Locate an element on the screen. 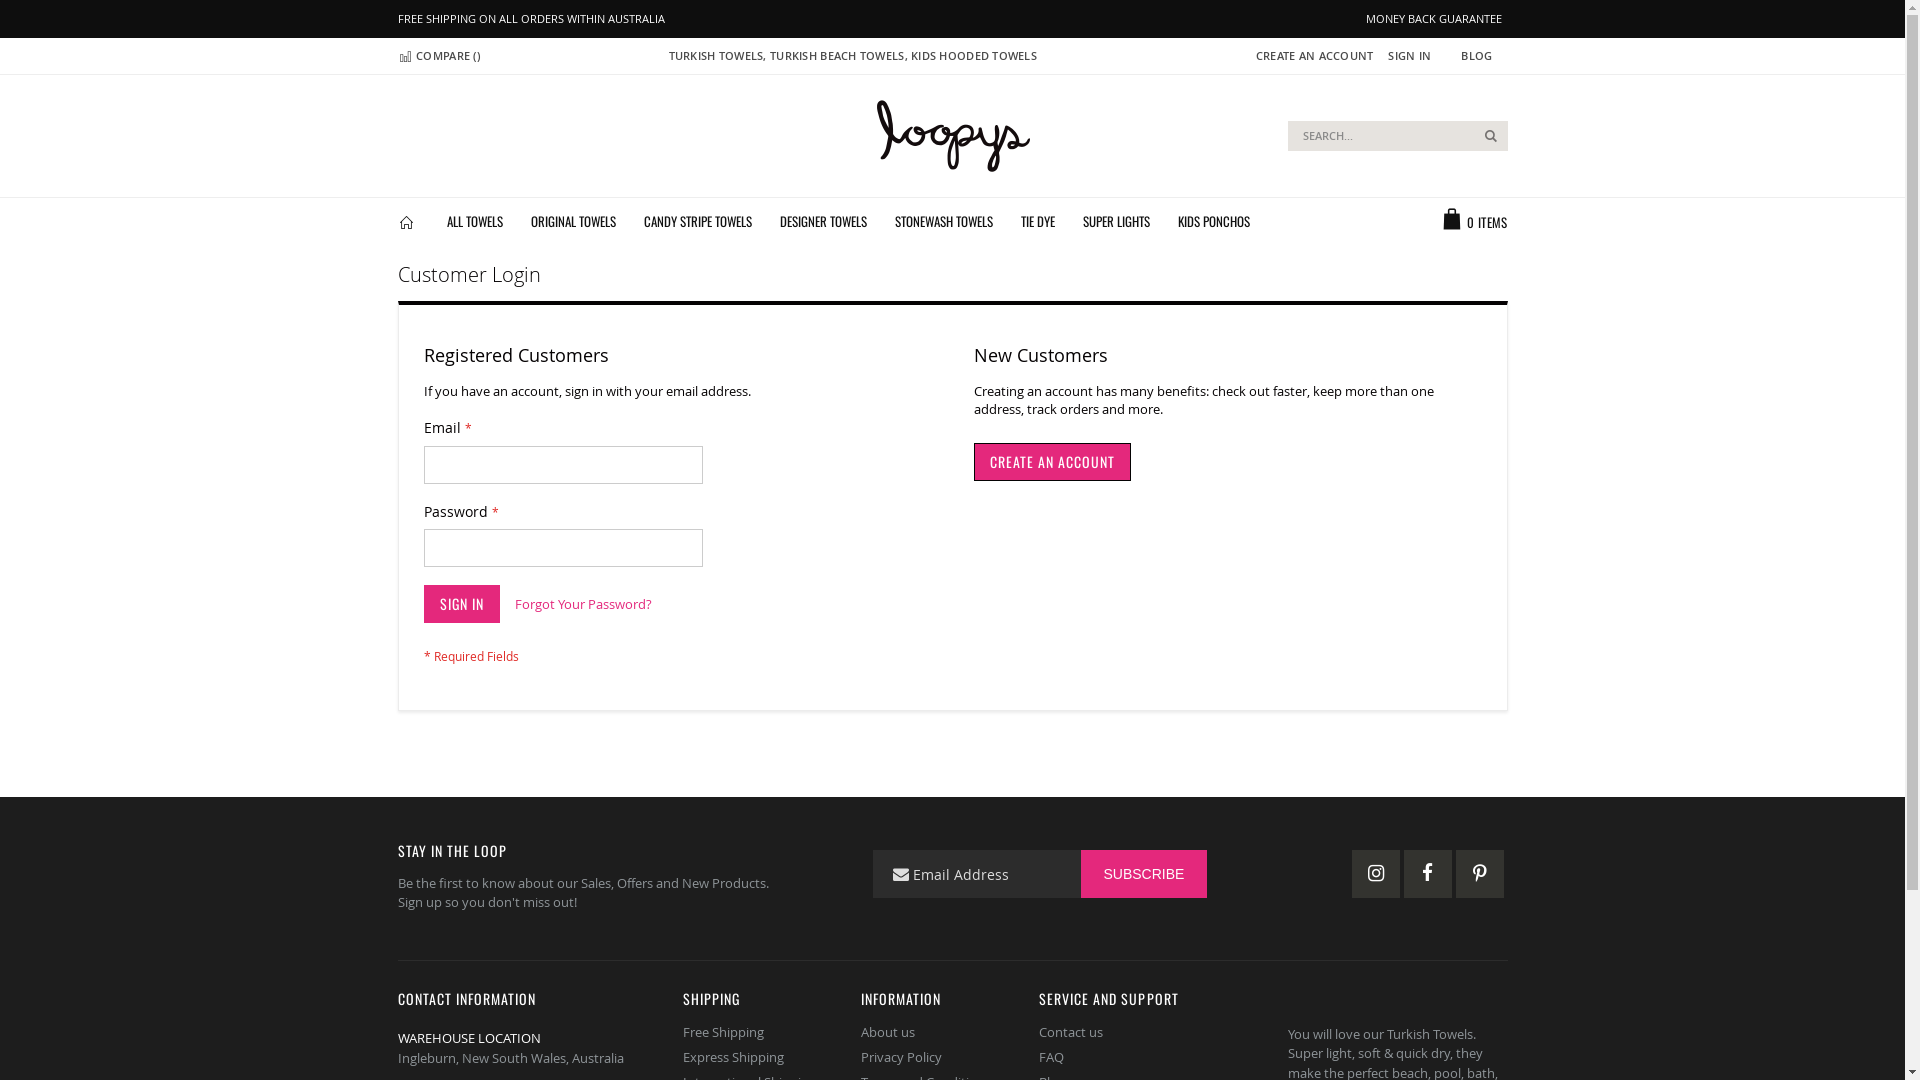 This screenshot has width=1920, height=1080. 'Search' is located at coordinates (1491, 135).